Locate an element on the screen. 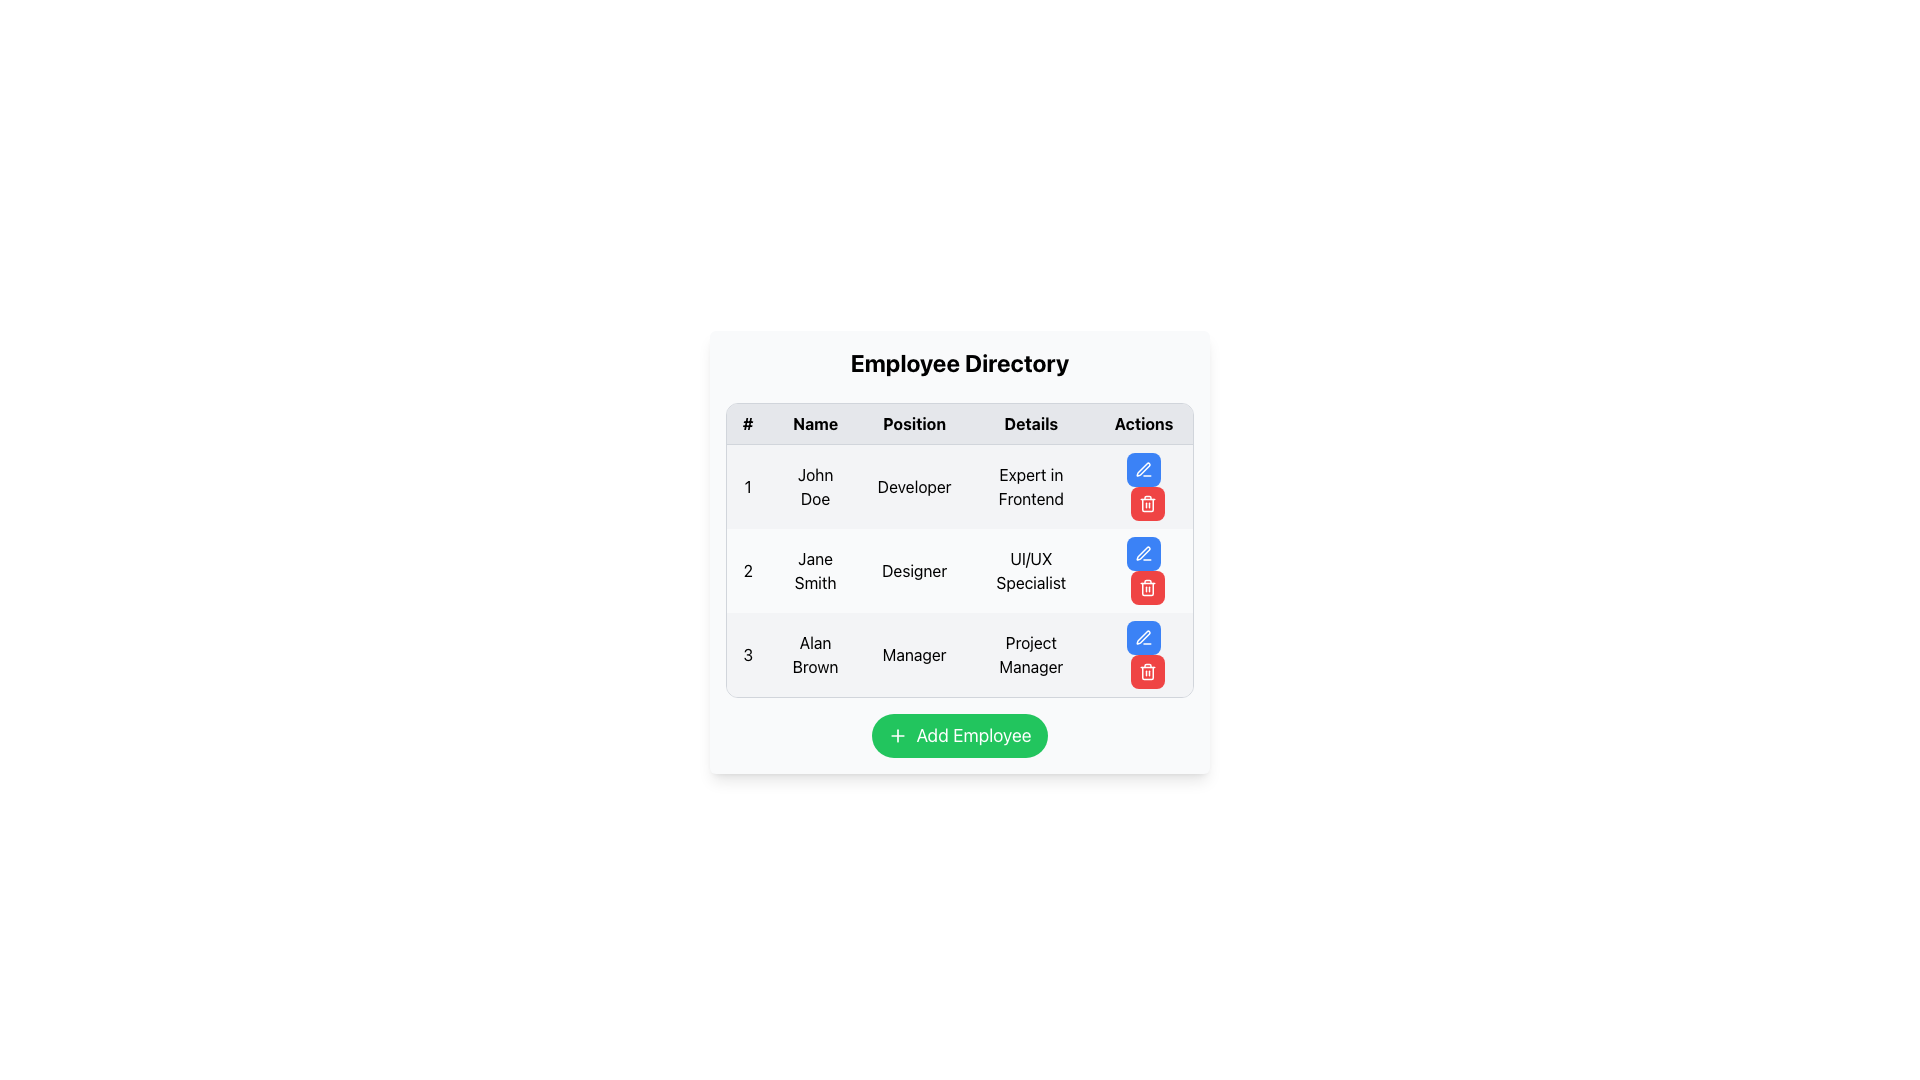  the 'Actions' text label located at the rightmost part of the header row, which displays the word 'Actions' in bold font is located at coordinates (1144, 423).